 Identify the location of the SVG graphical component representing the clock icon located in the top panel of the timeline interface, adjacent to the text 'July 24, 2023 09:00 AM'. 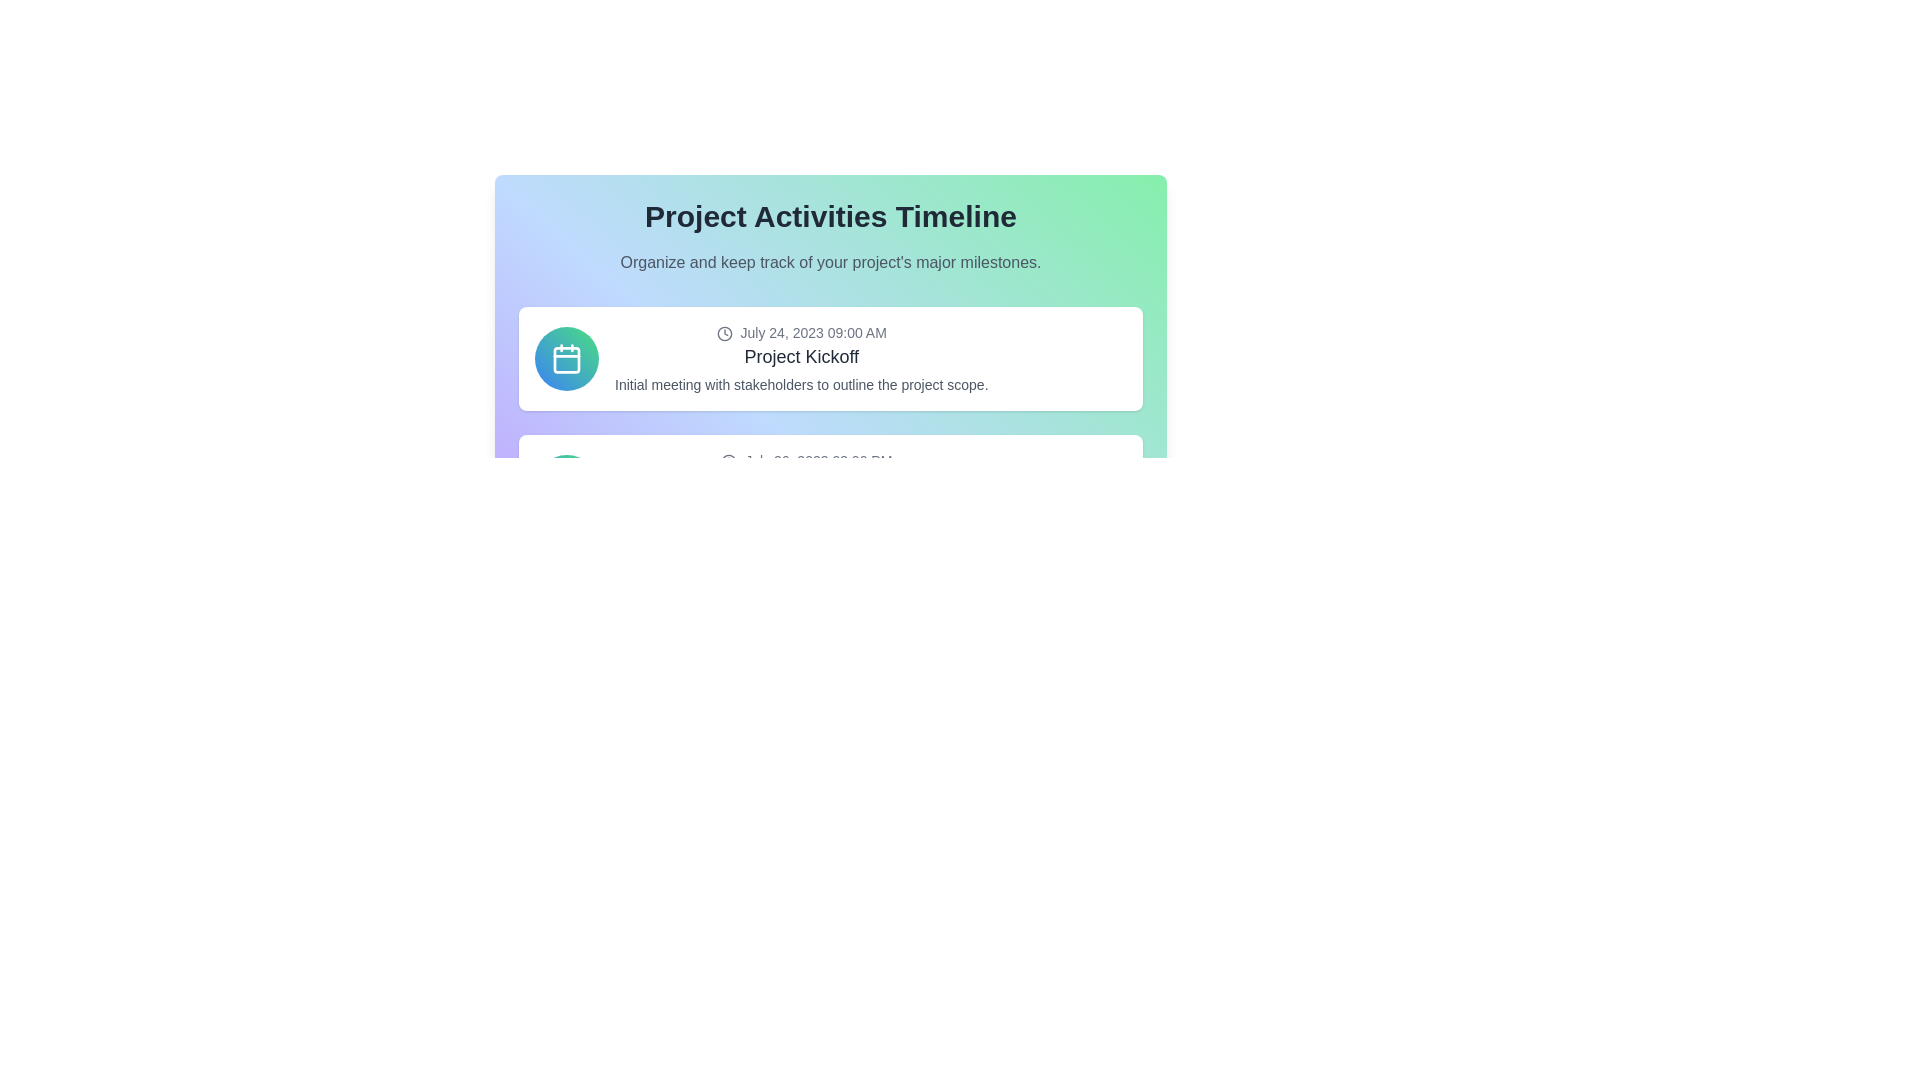
(723, 333).